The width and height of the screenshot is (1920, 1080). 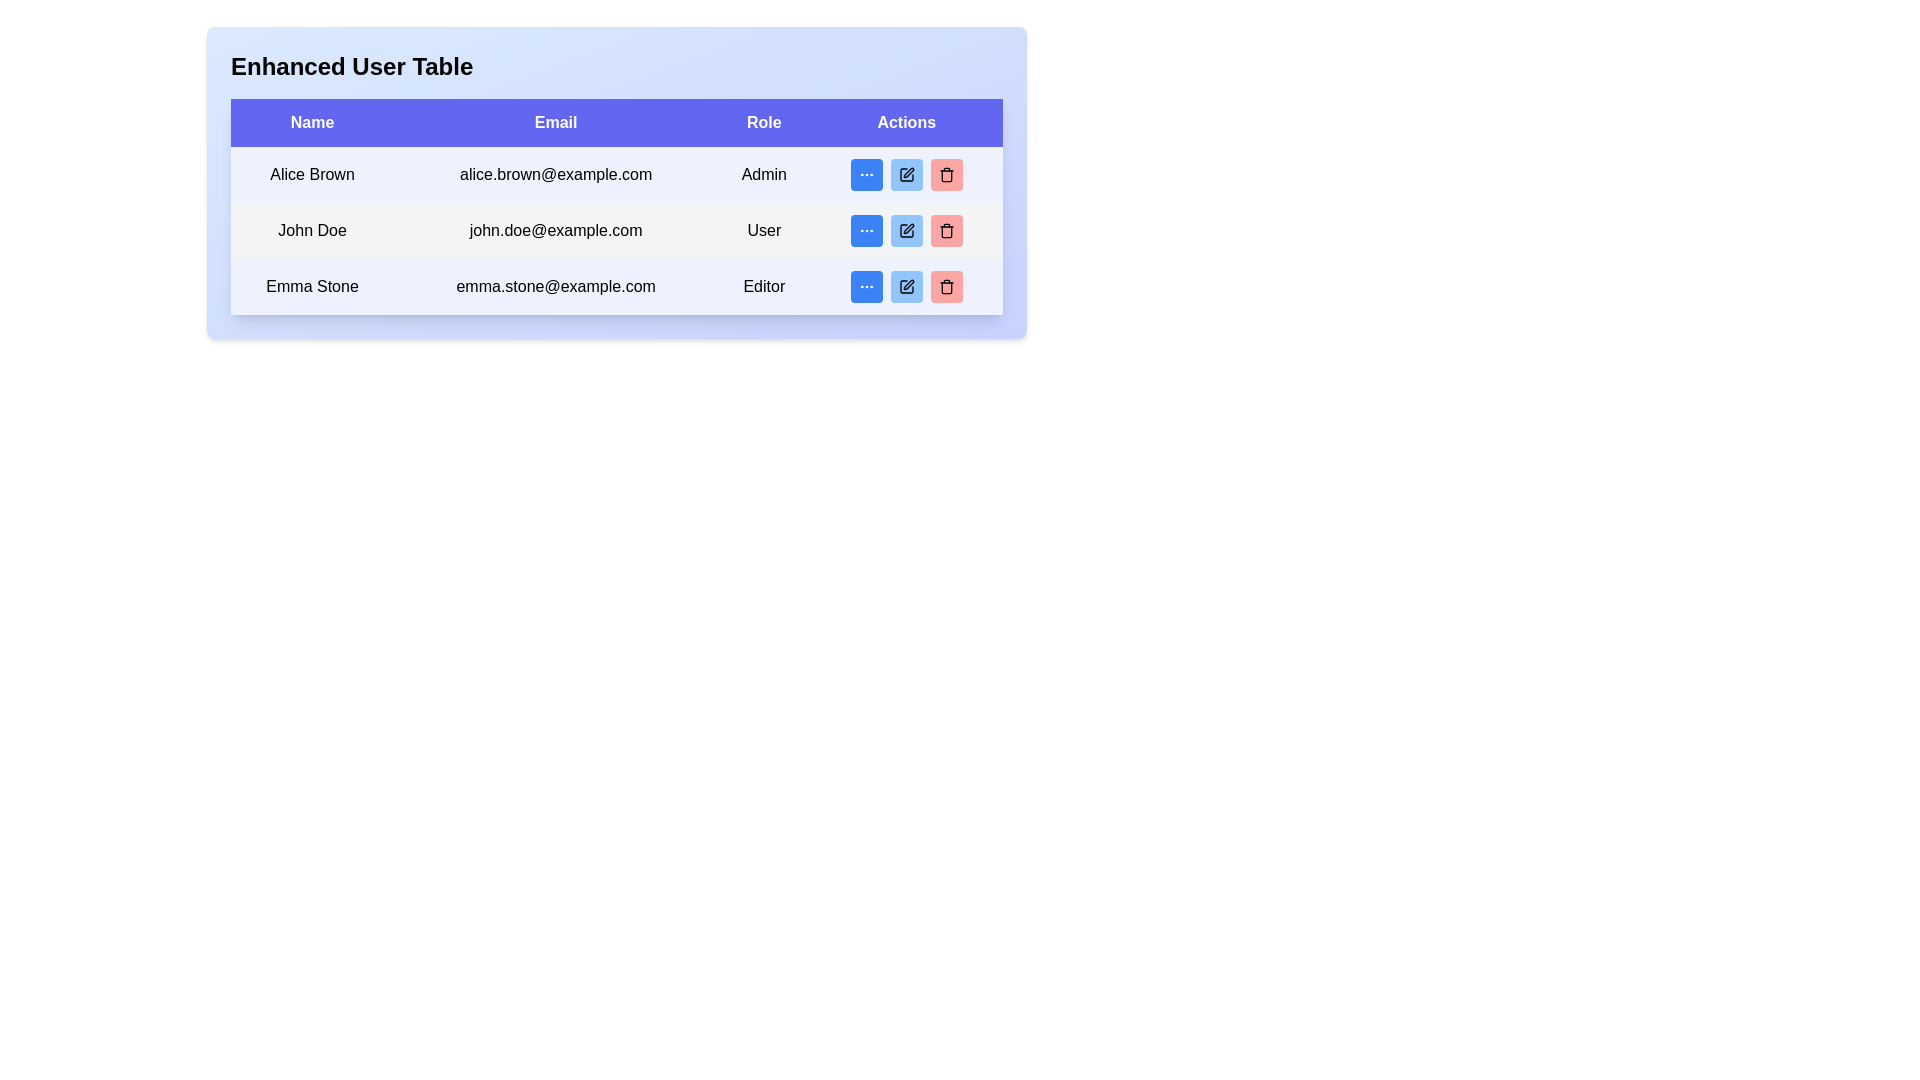 What do you see at coordinates (866, 230) in the screenshot?
I see `the blue button with rounded corners featuring a white-stroked ellipsis icon, located in the 'Actions' column aligned with the 'User' row` at bounding box center [866, 230].